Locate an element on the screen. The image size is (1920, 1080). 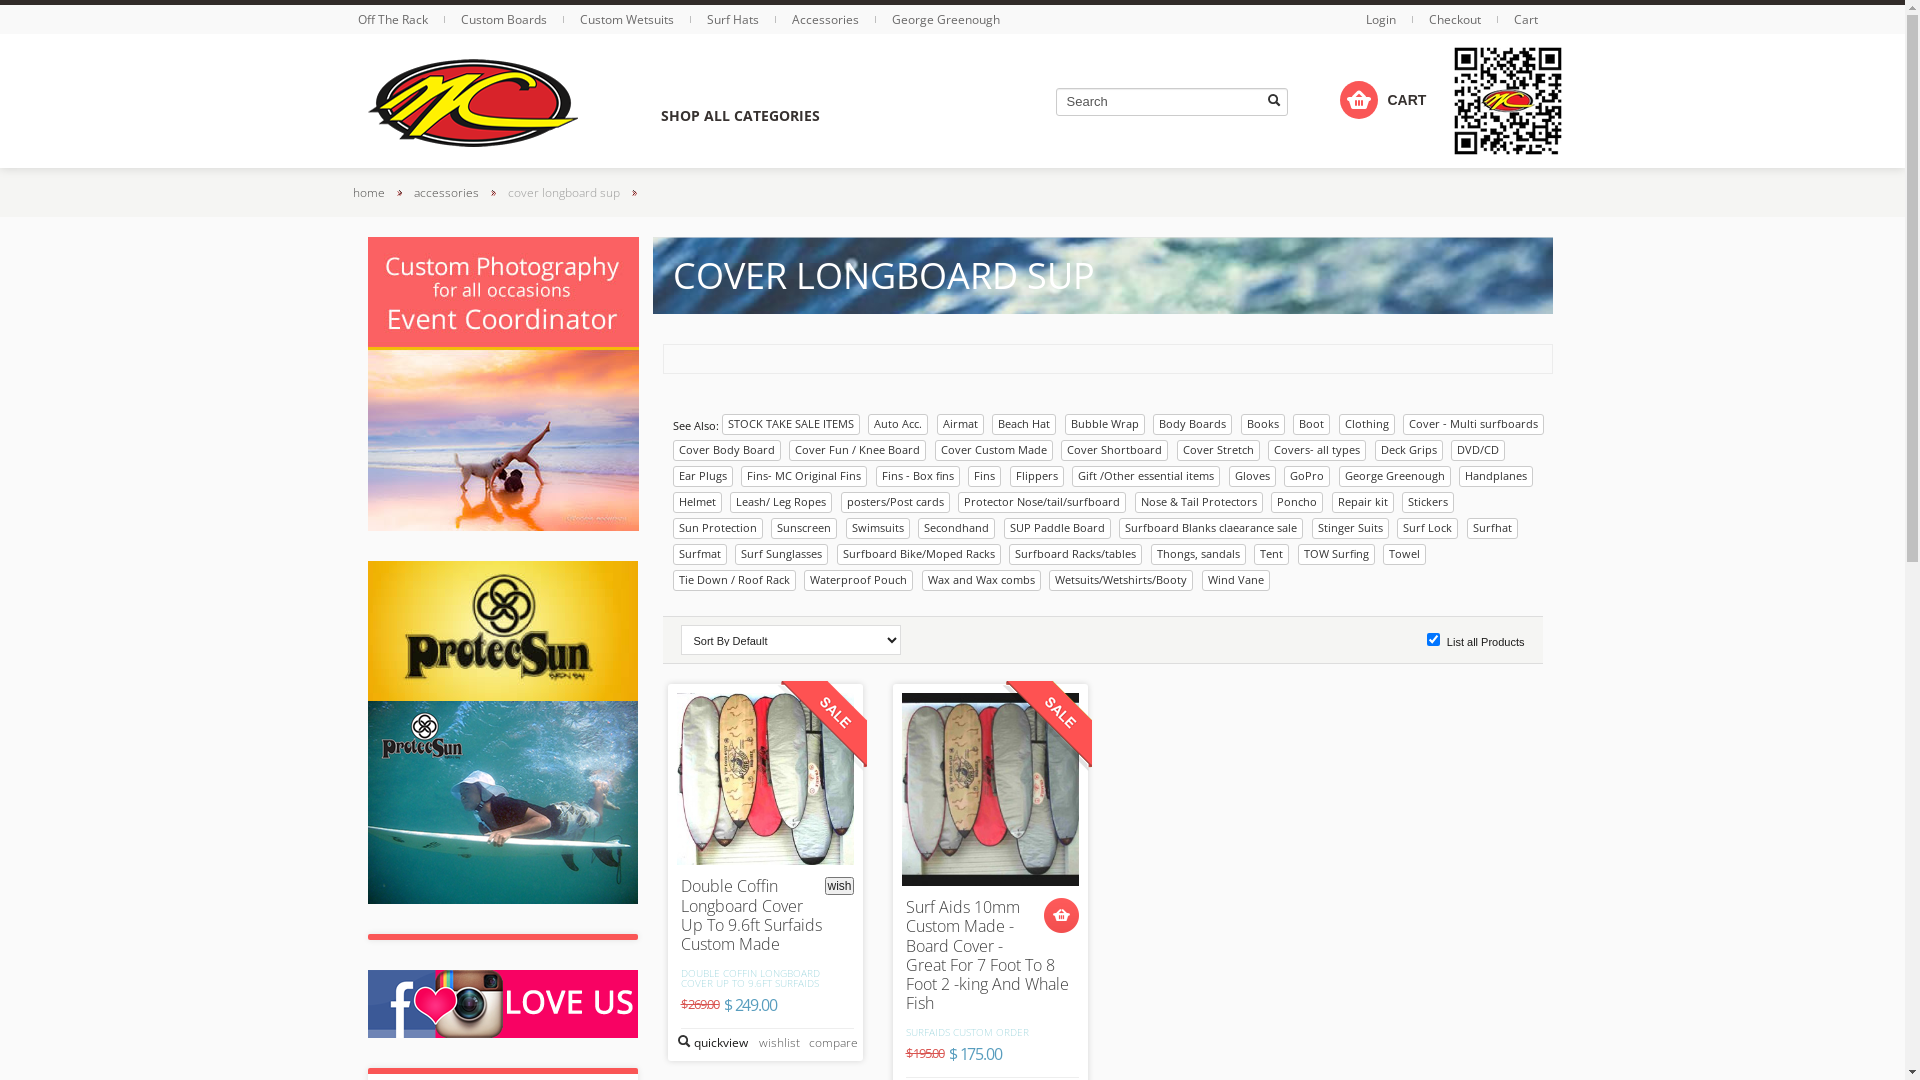
'Surf Hats' is located at coordinates (732, 19).